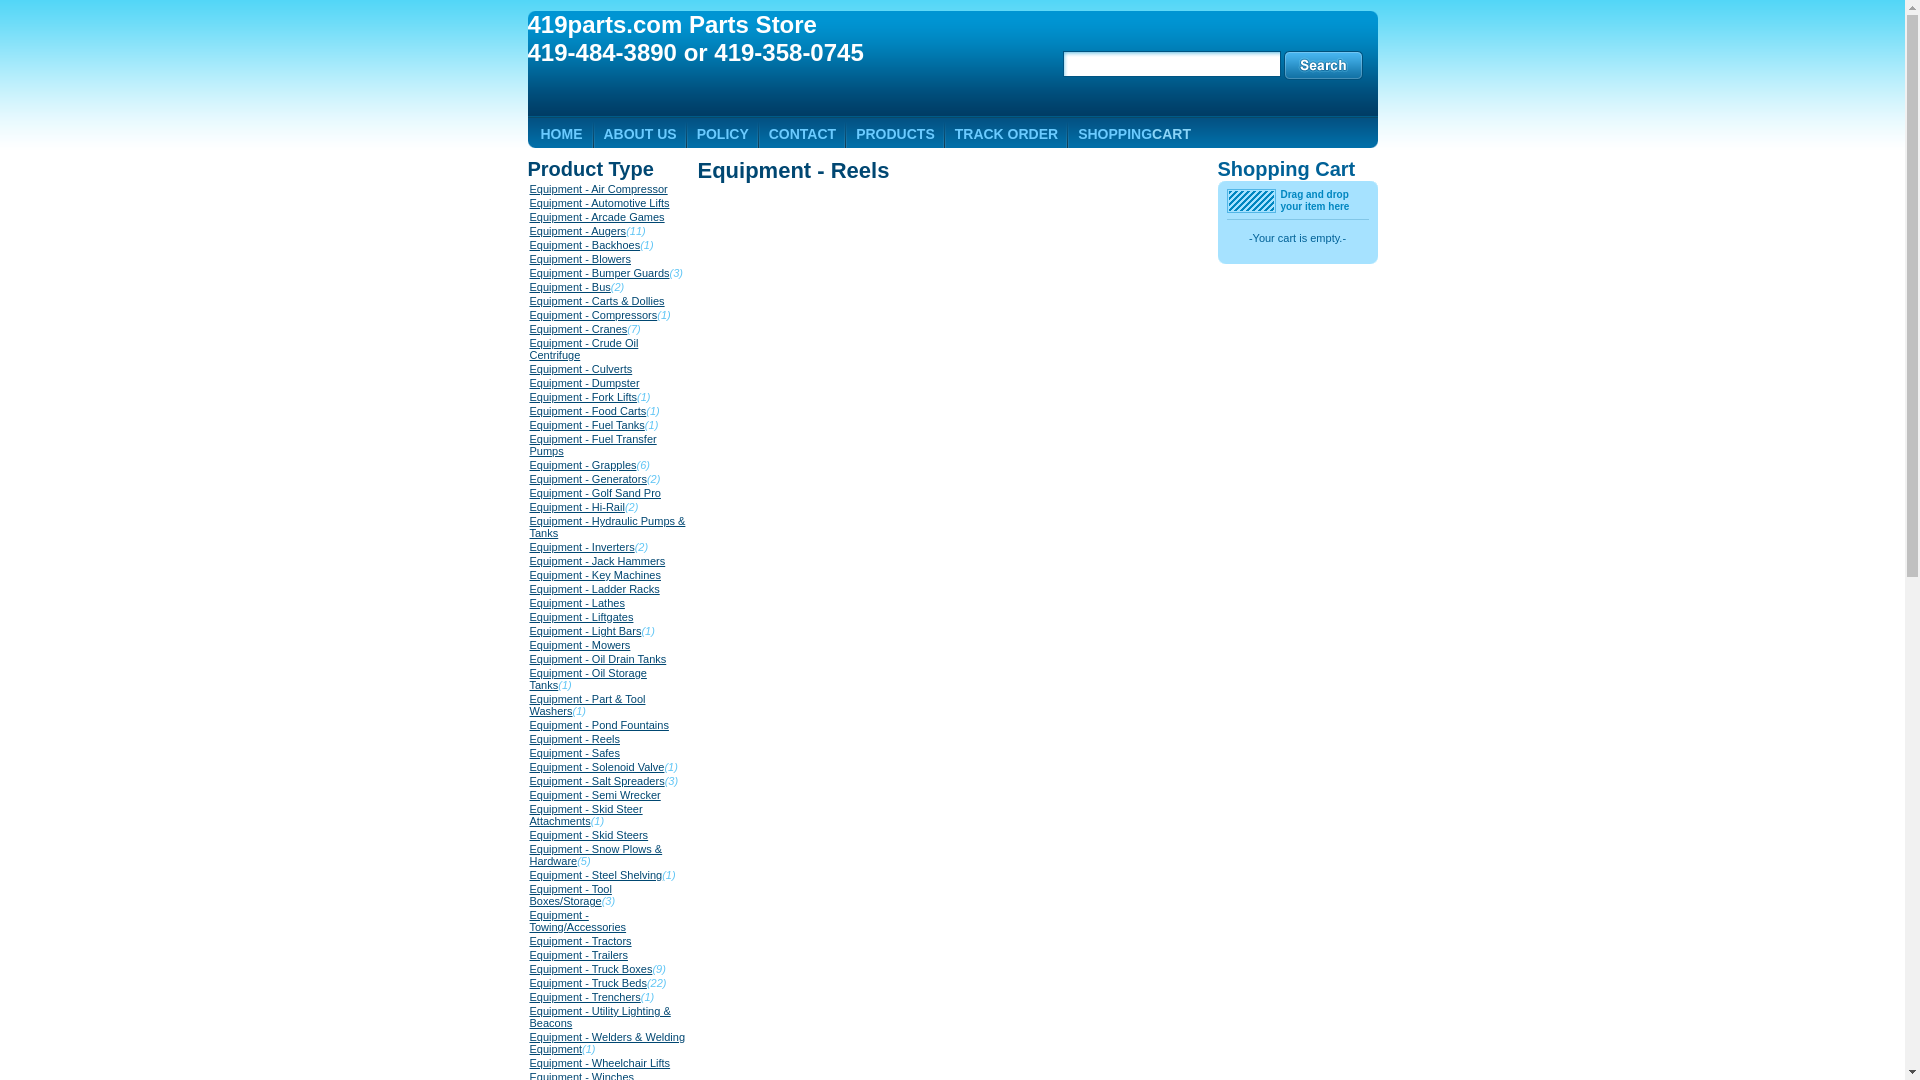  I want to click on 'Equipment - Golf Sand Pro', so click(594, 493).